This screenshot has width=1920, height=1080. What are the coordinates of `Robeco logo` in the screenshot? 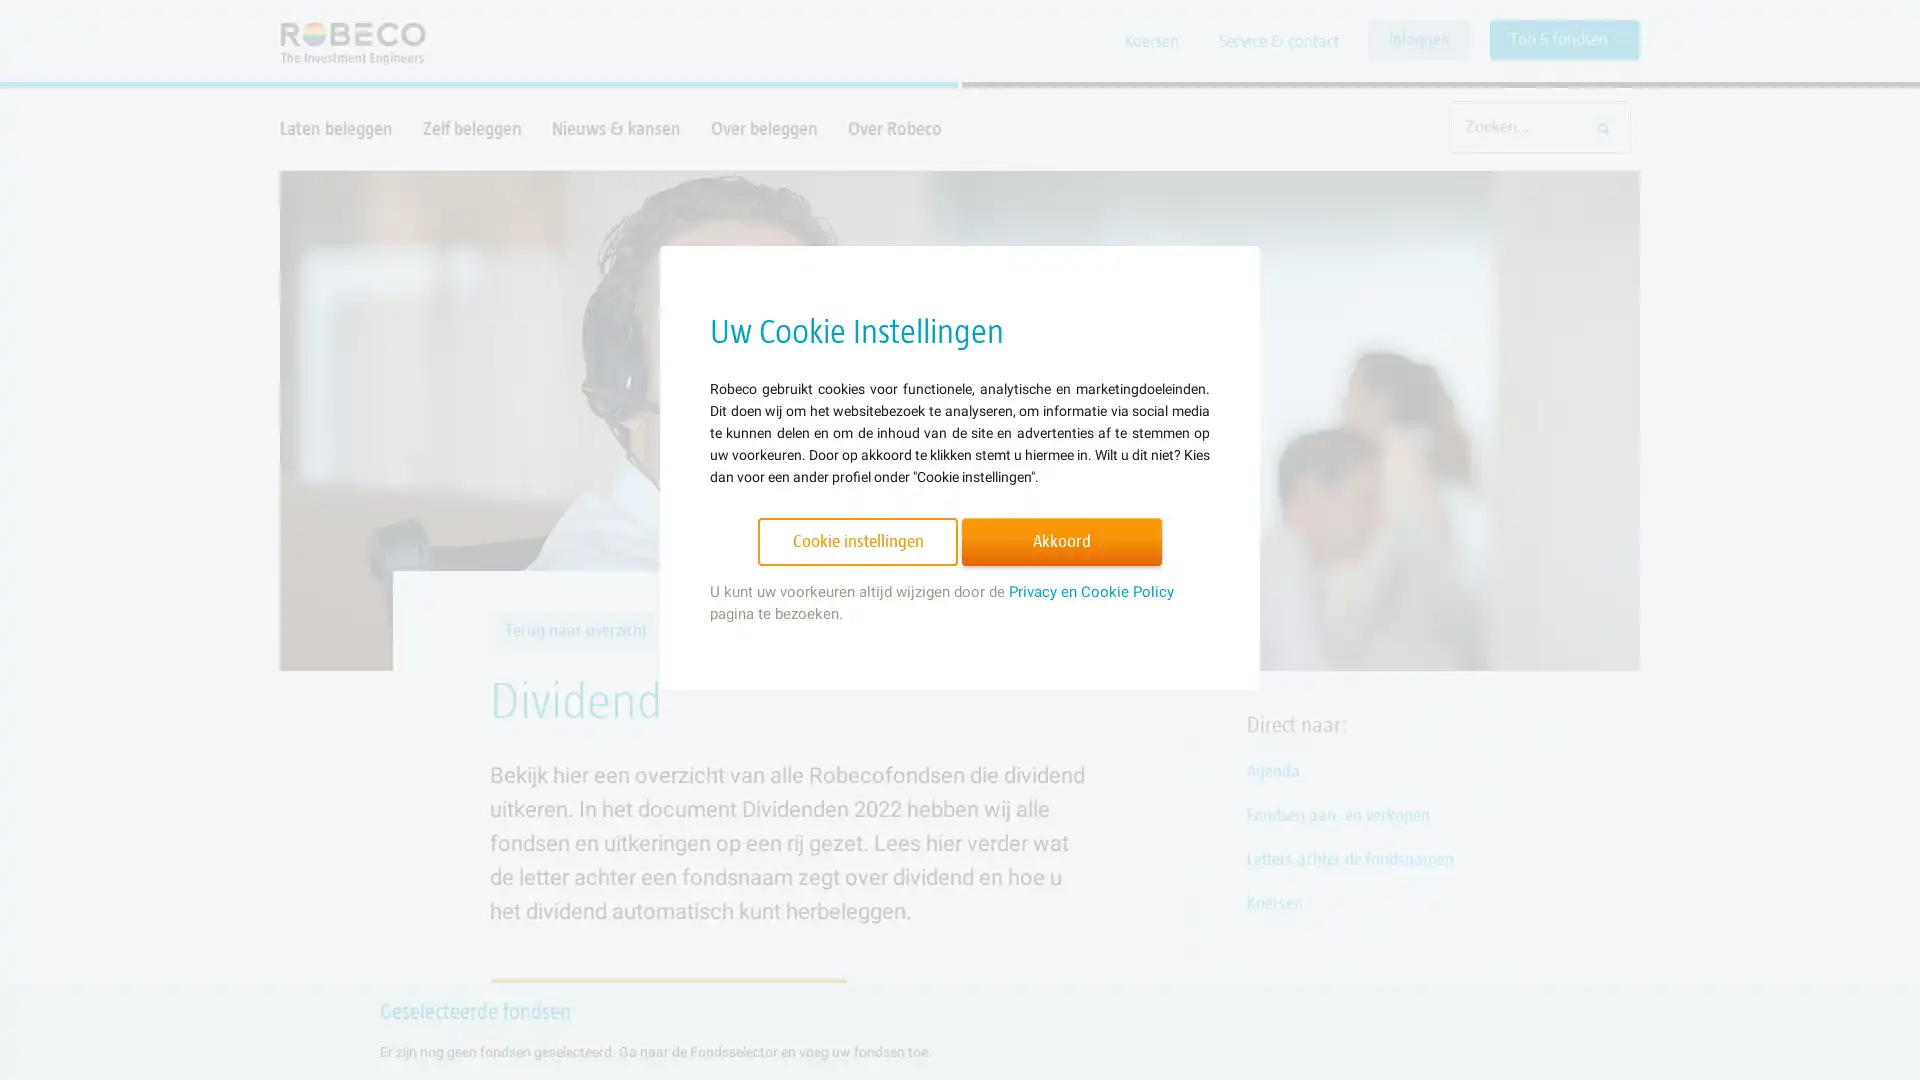 It's located at (343, 41).